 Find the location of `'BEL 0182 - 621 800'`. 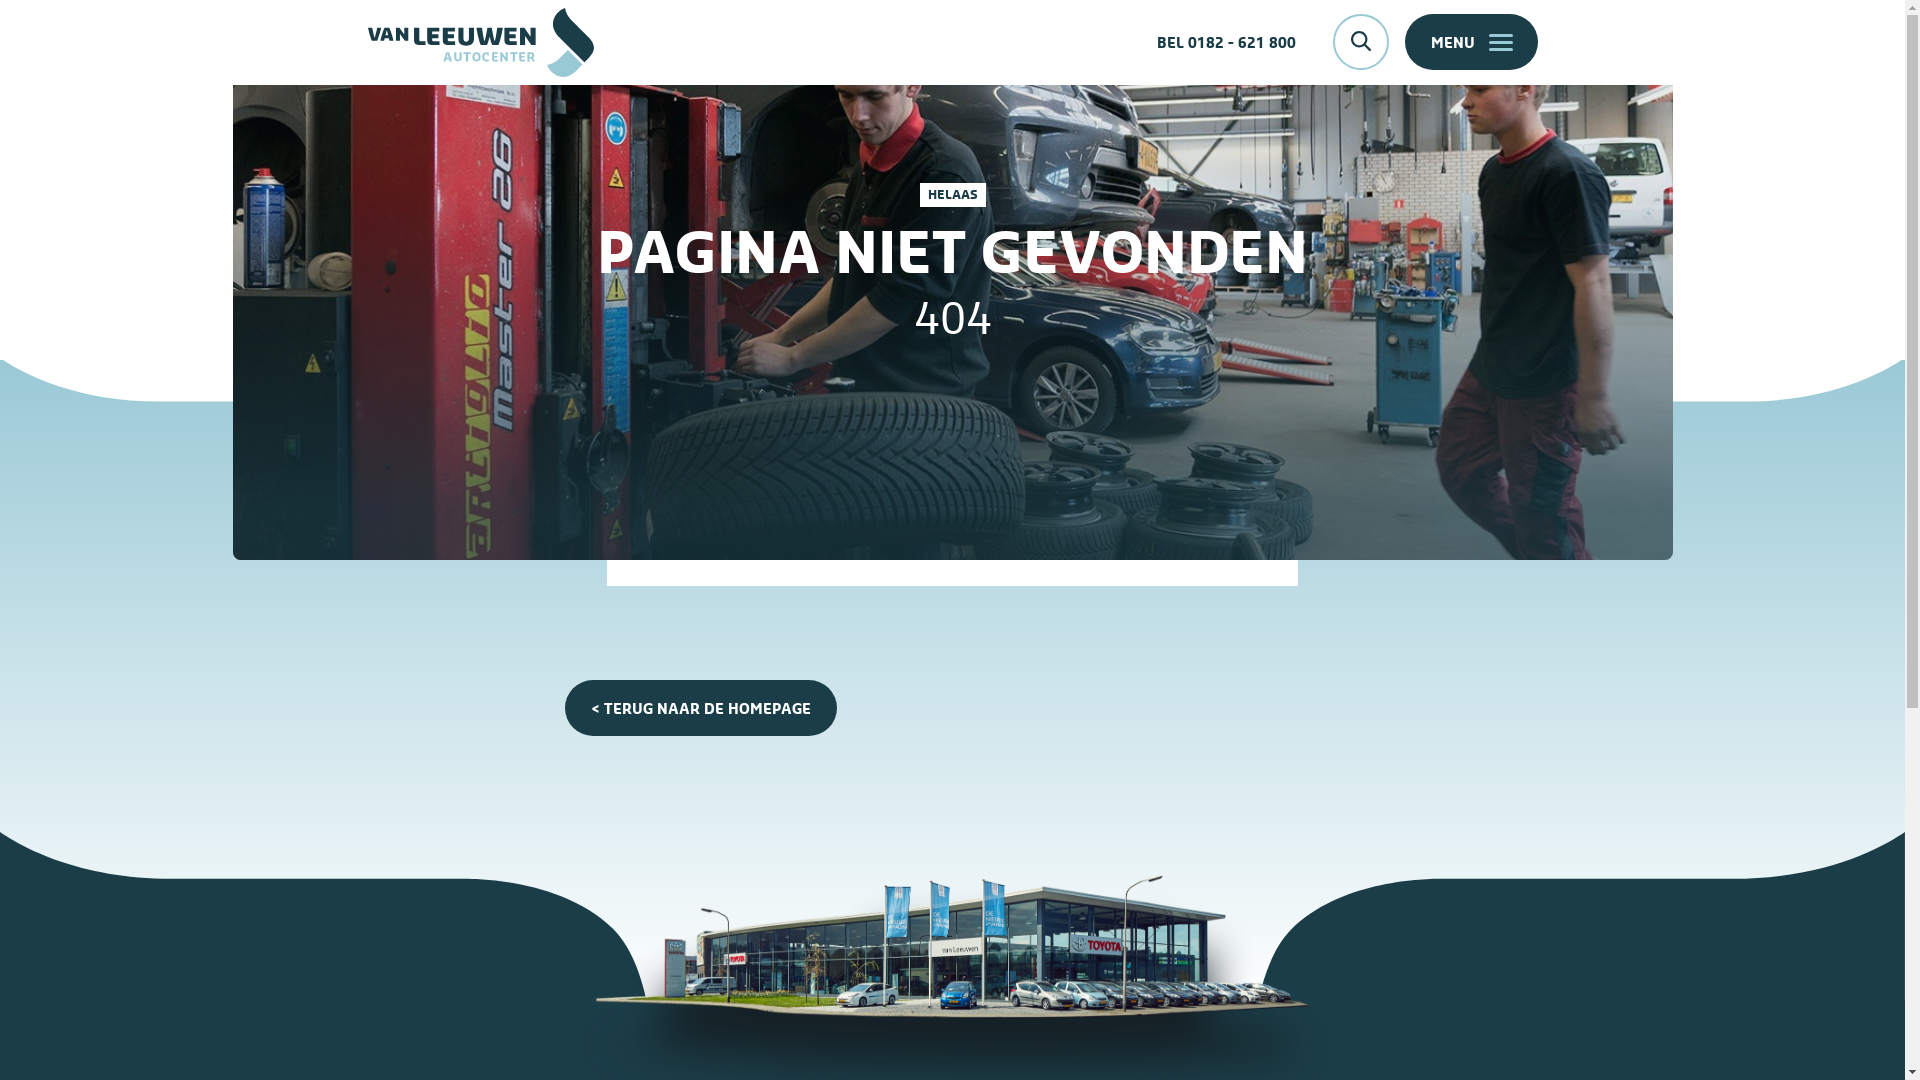

'BEL 0182 - 621 800' is located at coordinates (1224, 42).